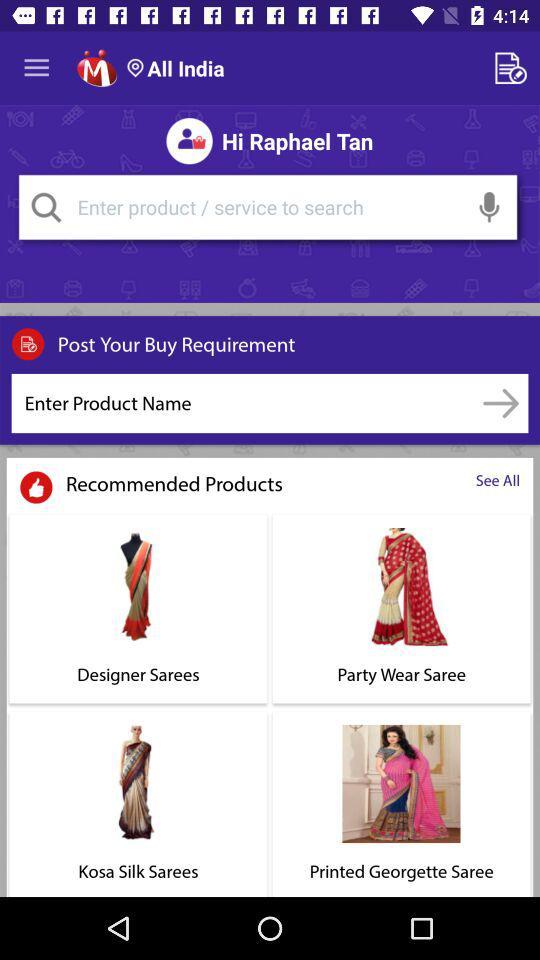  Describe the element at coordinates (500, 402) in the screenshot. I see `the arrow after the text enter product name` at that location.